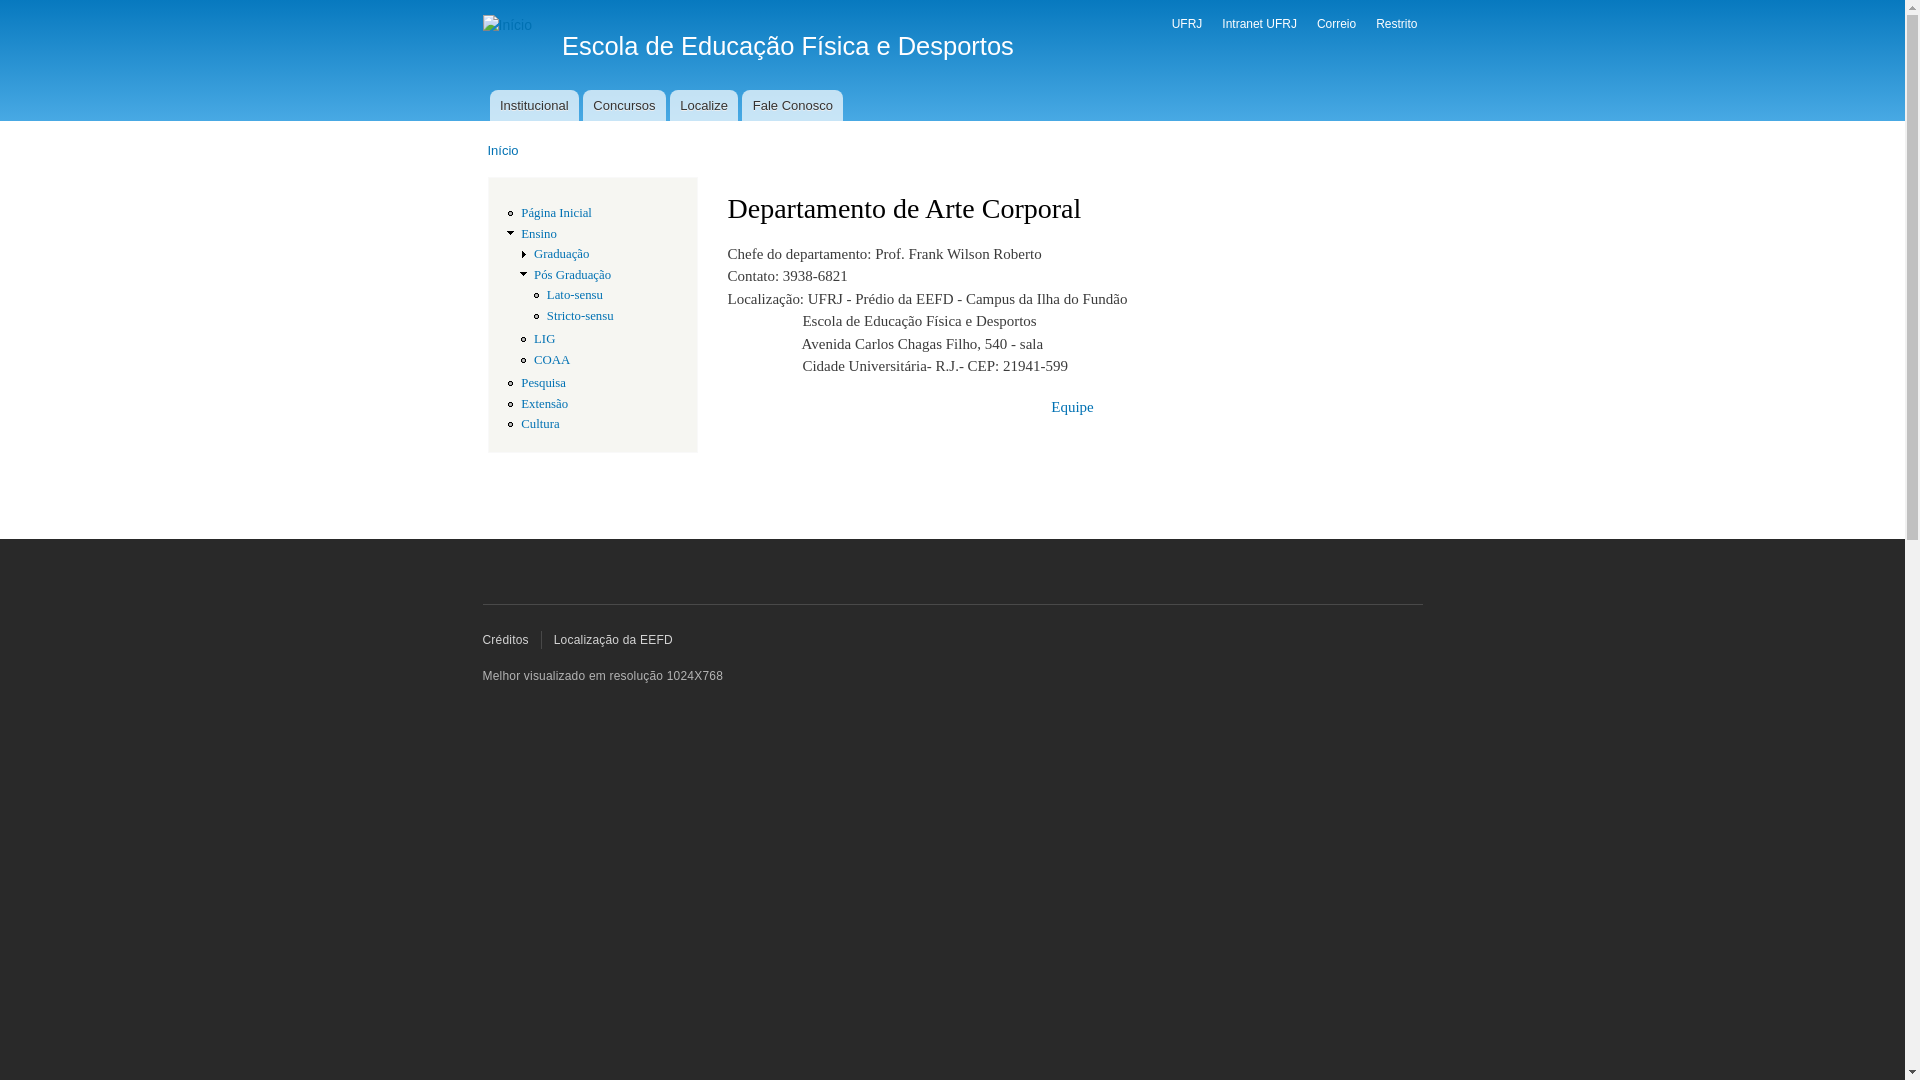 This screenshot has width=1920, height=1080. What do you see at coordinates (1395, 23) in the screenshot?
I see `'Restrito'` at bounding box center [1395, 23].